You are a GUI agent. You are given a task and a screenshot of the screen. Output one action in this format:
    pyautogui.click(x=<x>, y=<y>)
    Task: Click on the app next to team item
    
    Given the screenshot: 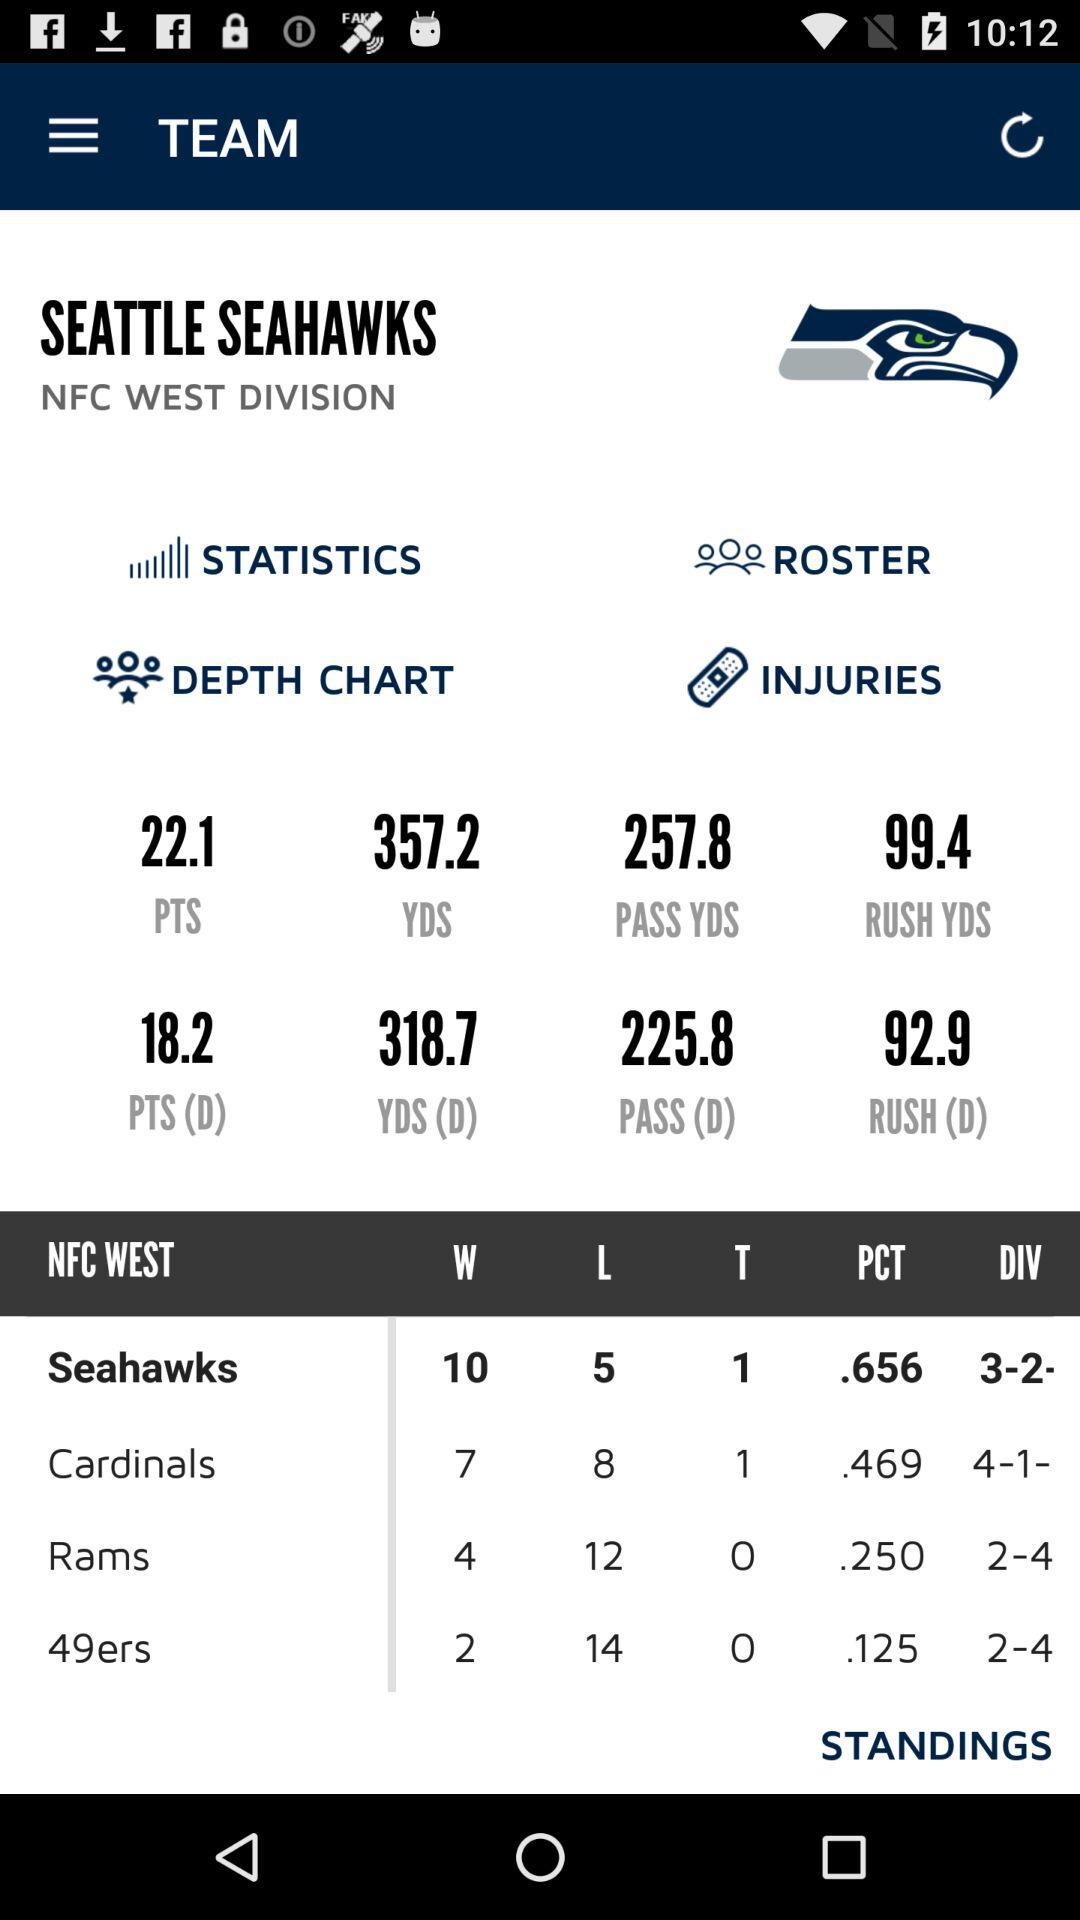 What is the action you would take?
    pyautogui.click(x=72, y=135)
    